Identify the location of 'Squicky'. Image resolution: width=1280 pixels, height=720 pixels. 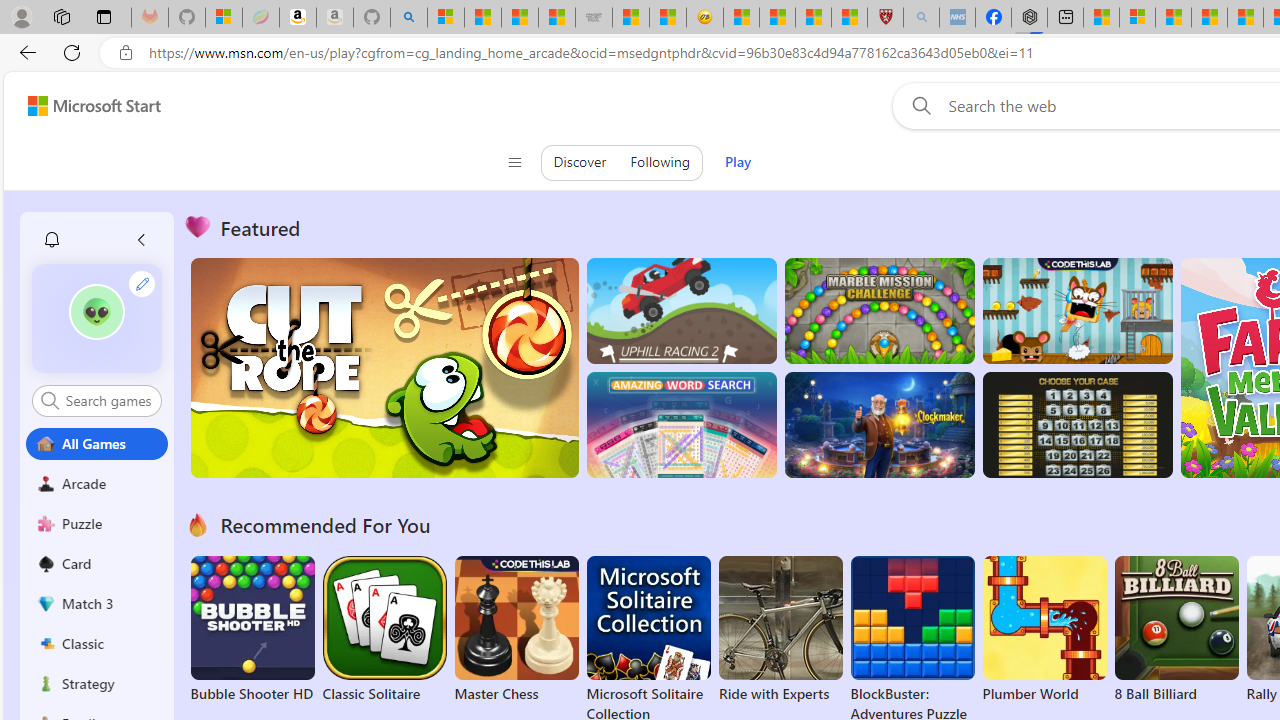
(1076, 311).